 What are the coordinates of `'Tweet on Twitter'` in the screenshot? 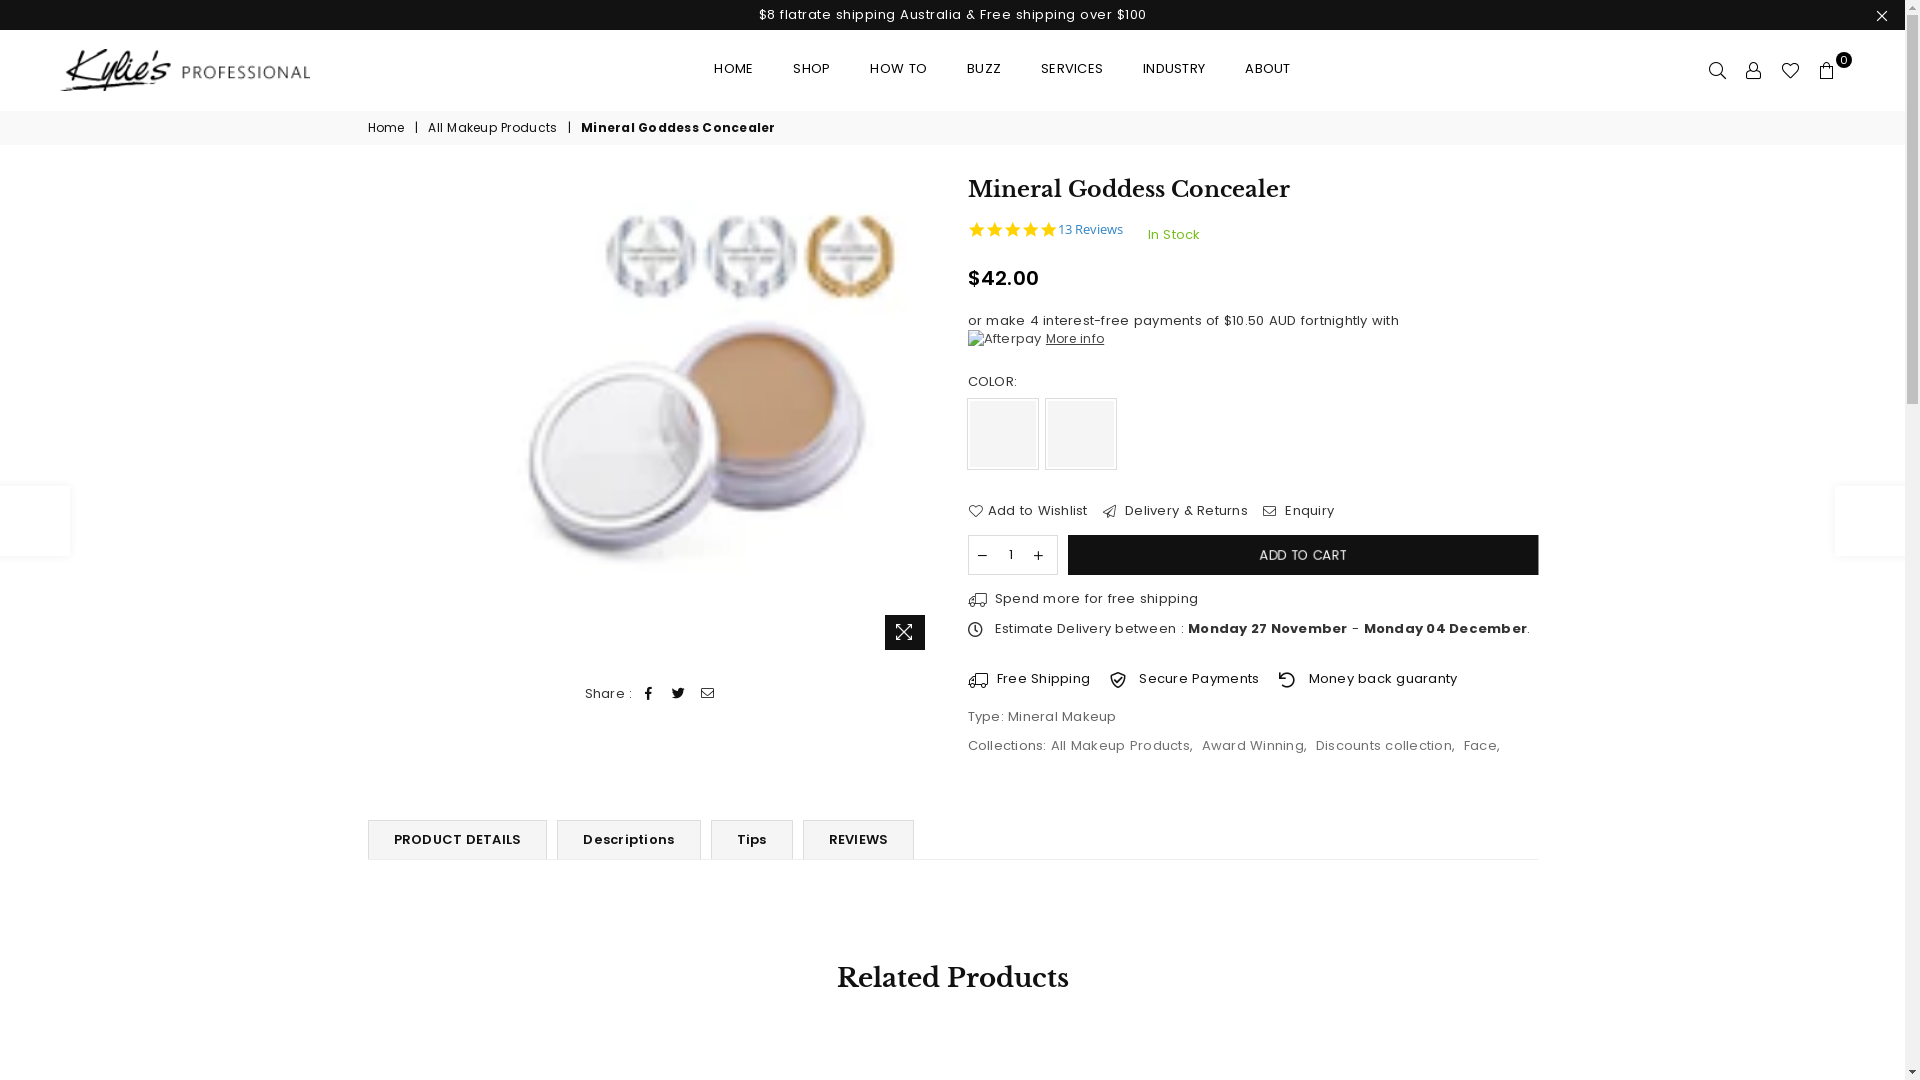 It's located at (678, 693).